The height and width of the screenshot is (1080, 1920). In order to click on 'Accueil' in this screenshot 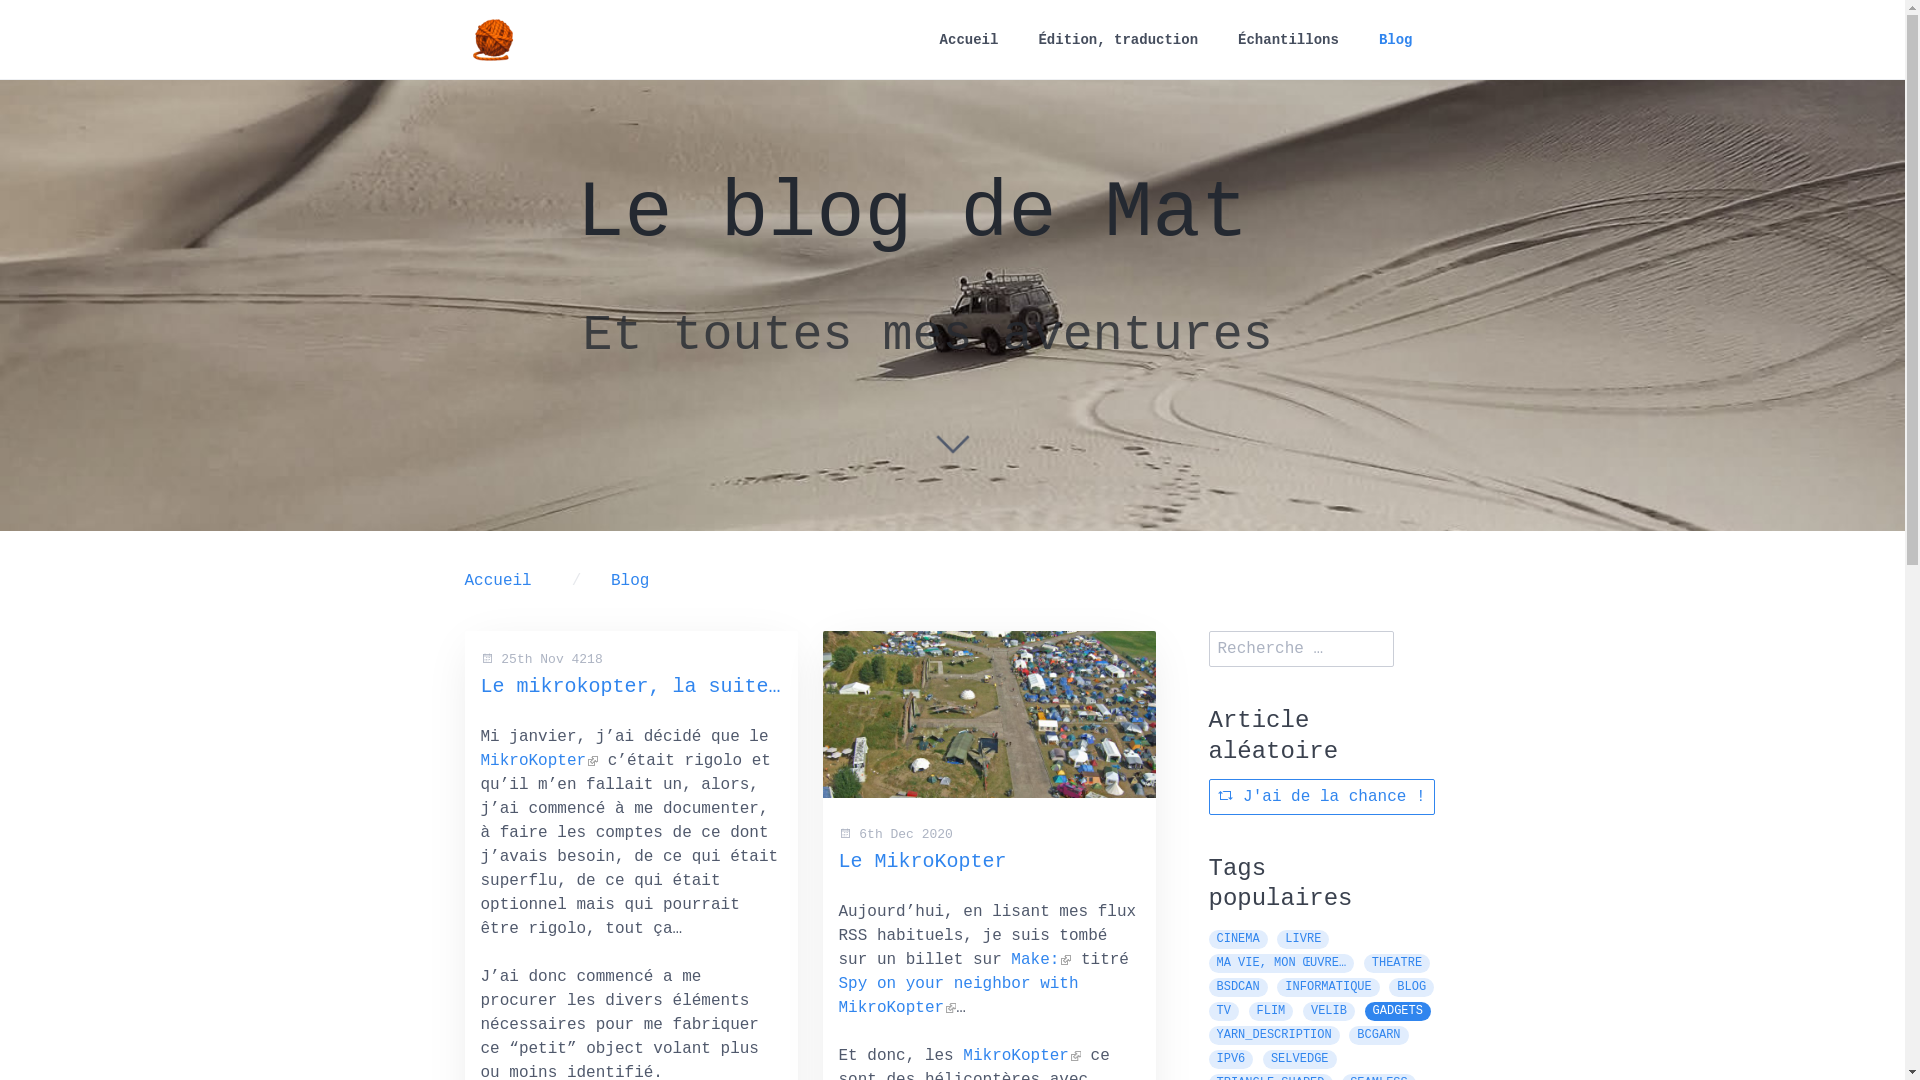, I will do `click(507, 581)`.